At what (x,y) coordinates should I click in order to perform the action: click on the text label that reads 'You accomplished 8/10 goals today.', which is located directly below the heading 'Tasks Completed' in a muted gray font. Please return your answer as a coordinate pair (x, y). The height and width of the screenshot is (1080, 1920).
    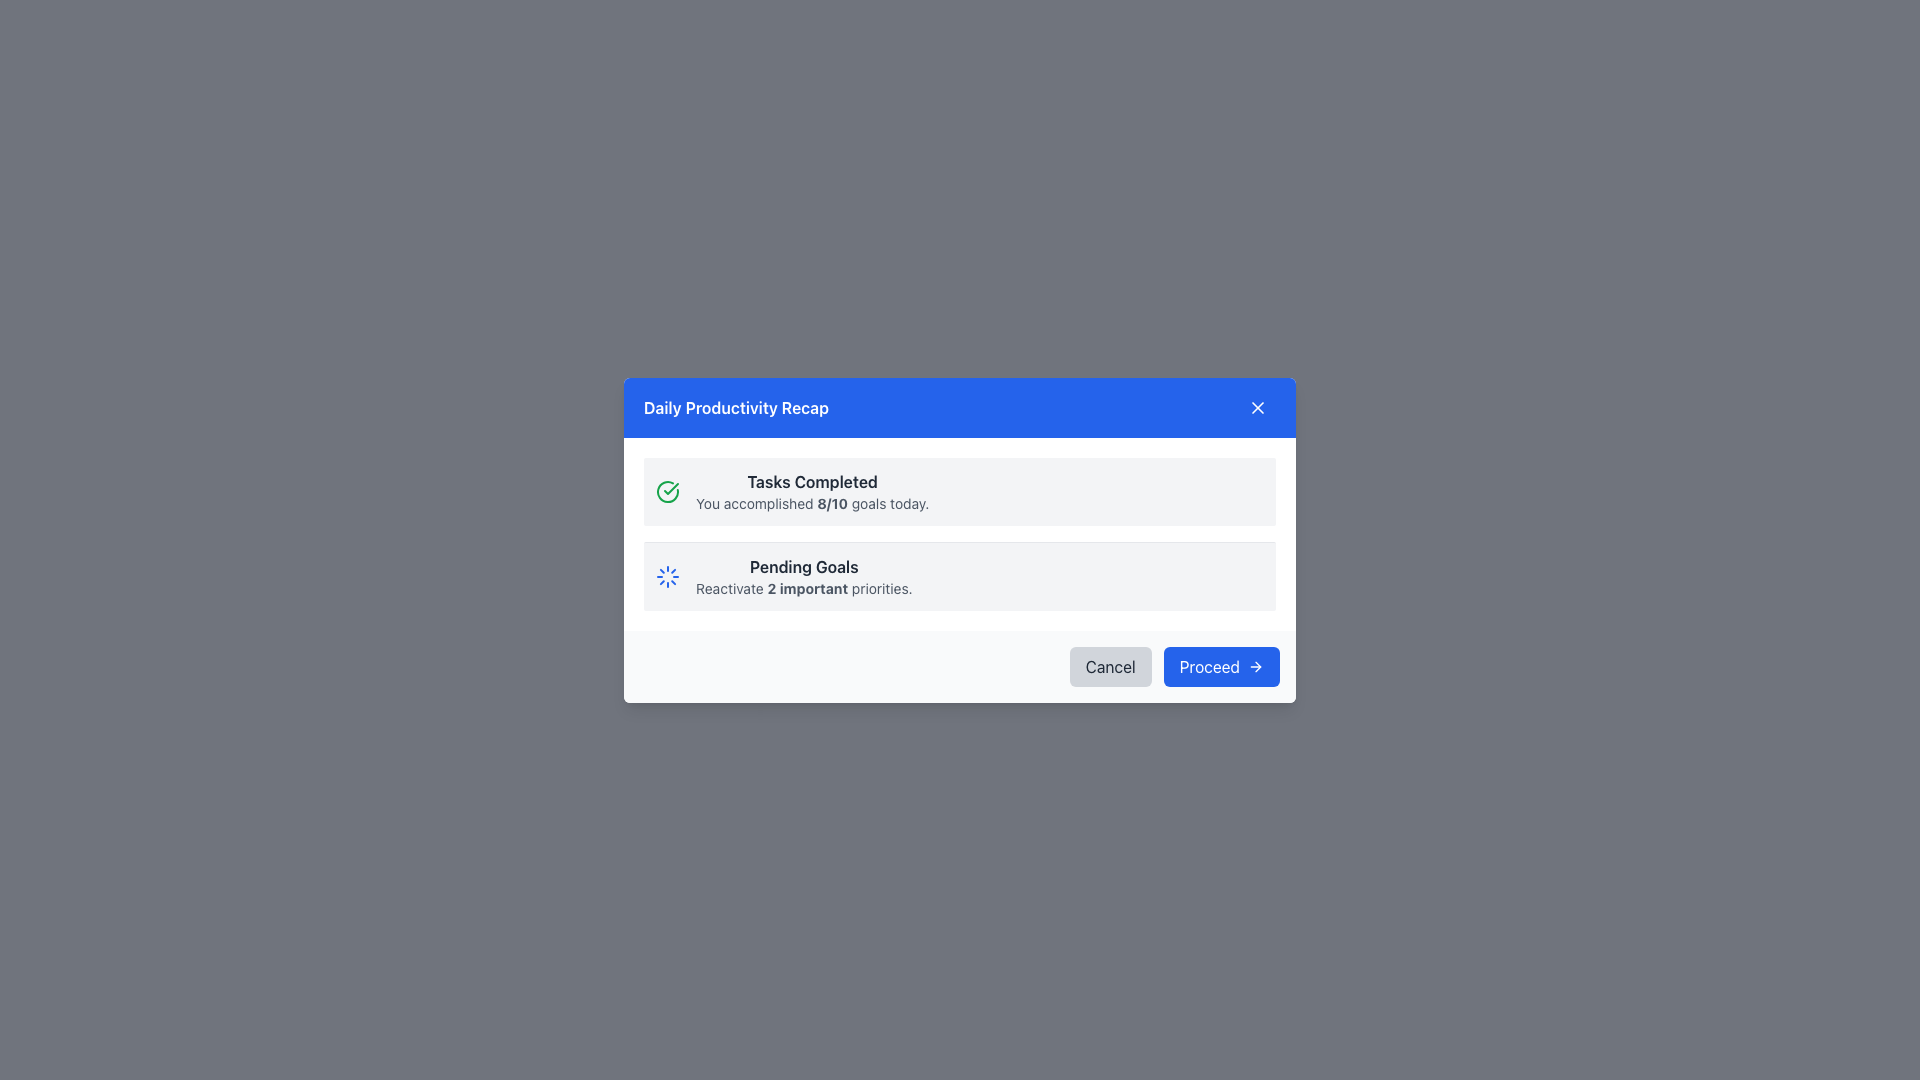
    Looking at the image, I should click on (812, 502).